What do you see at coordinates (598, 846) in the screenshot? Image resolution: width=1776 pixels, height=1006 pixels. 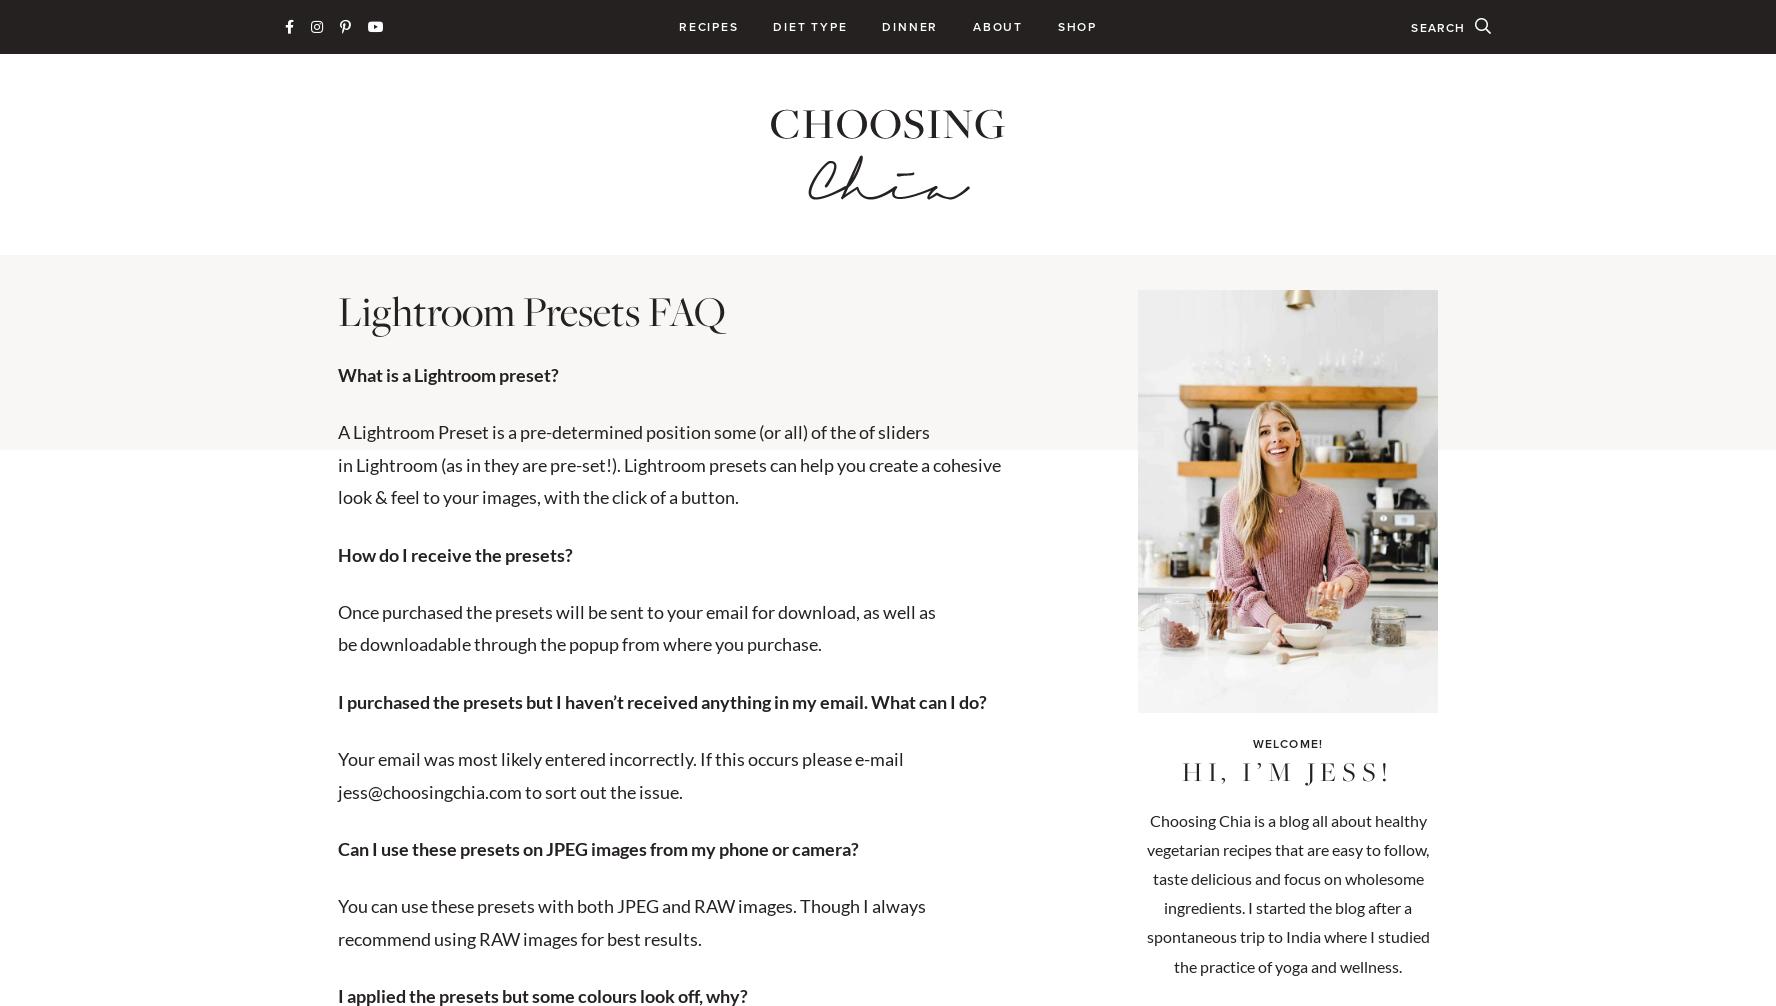 I see `'Can I use these presets on JPEG images from my phone or camera?'` at bounding box center [598, 846].